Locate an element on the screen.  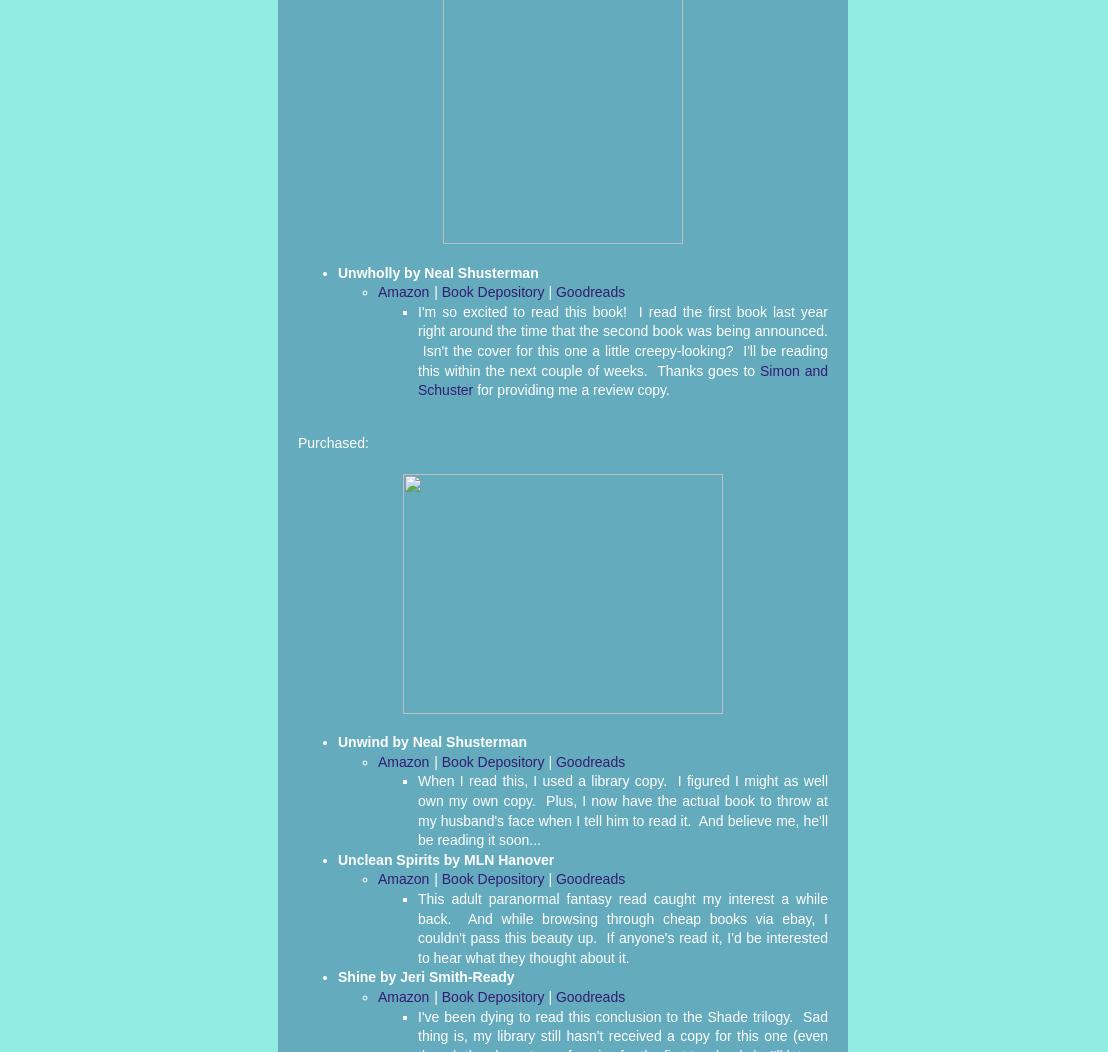
'for providing me a review copy.' is located at coordinates (570, 389).